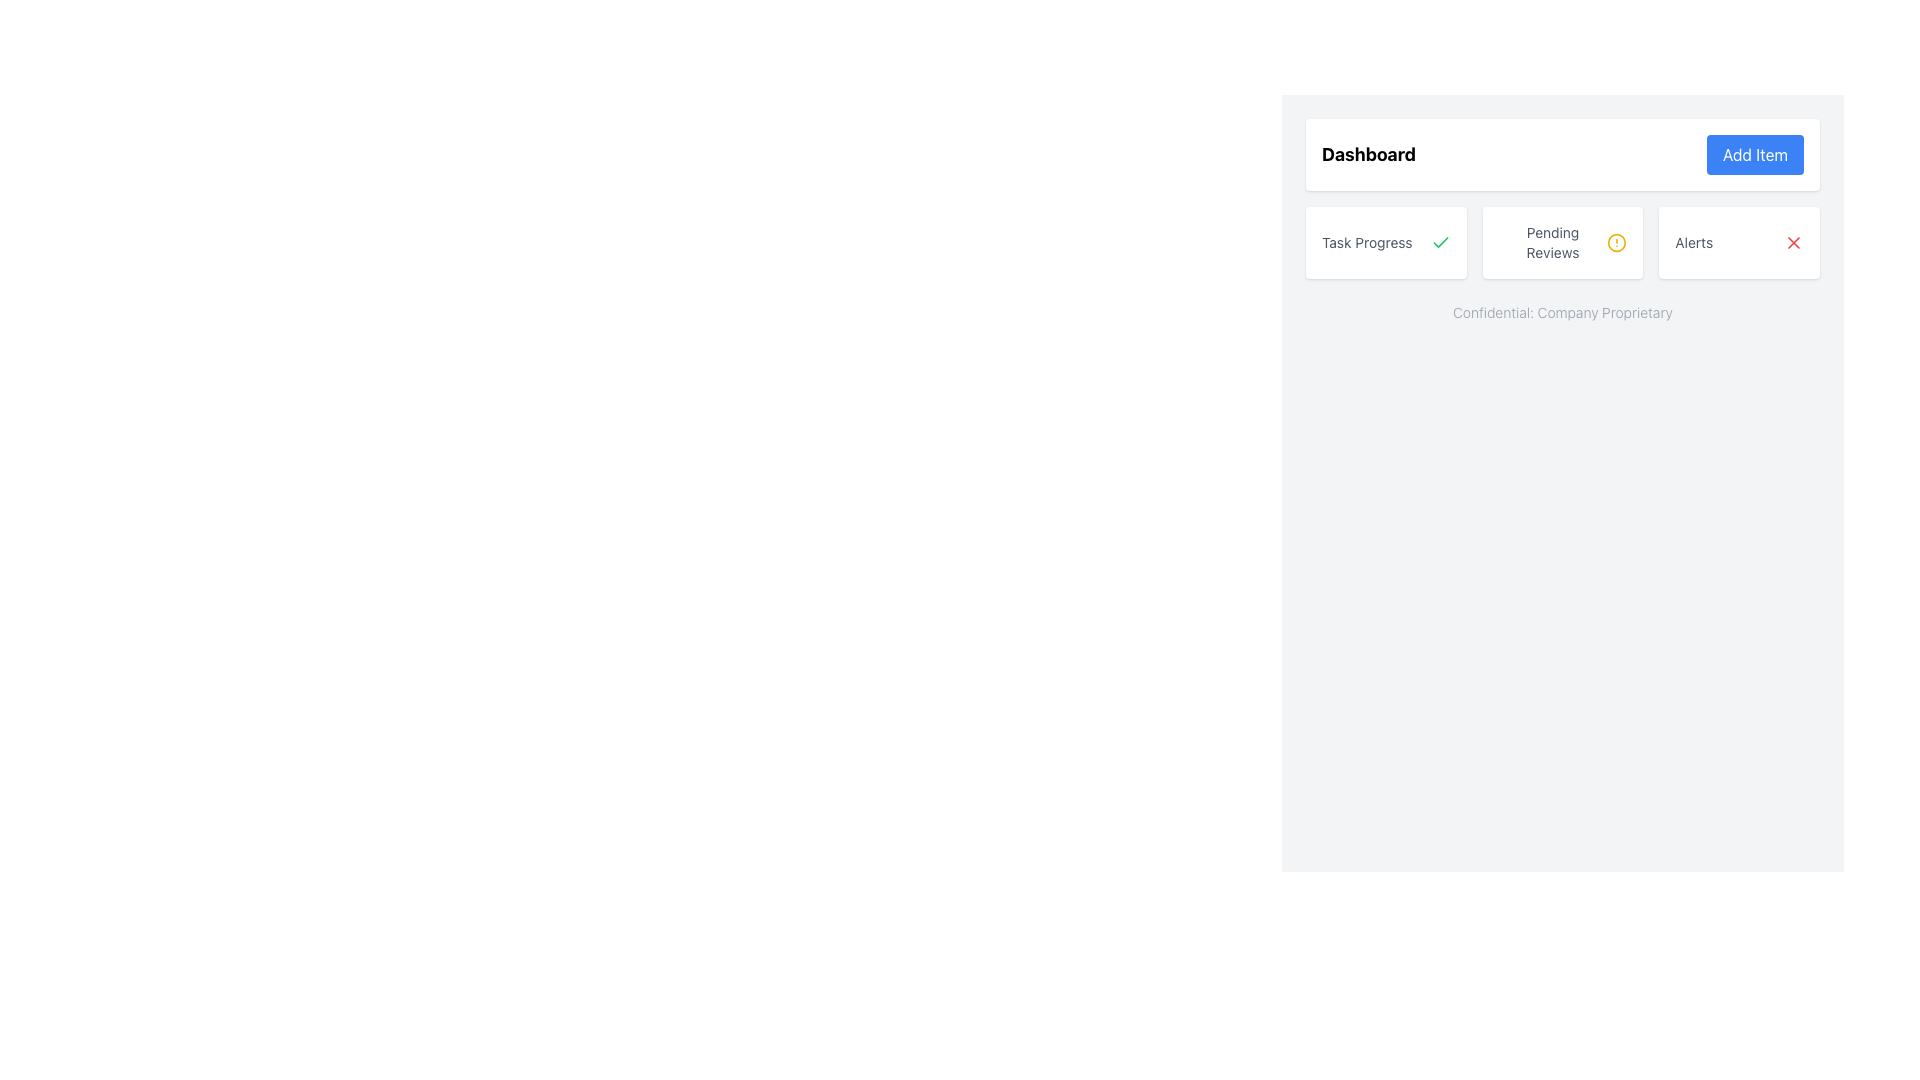  Describe the element at coordinates (1562, 242) in the screenshot. I see `the informational card or status indicator in the middle column` at that location.